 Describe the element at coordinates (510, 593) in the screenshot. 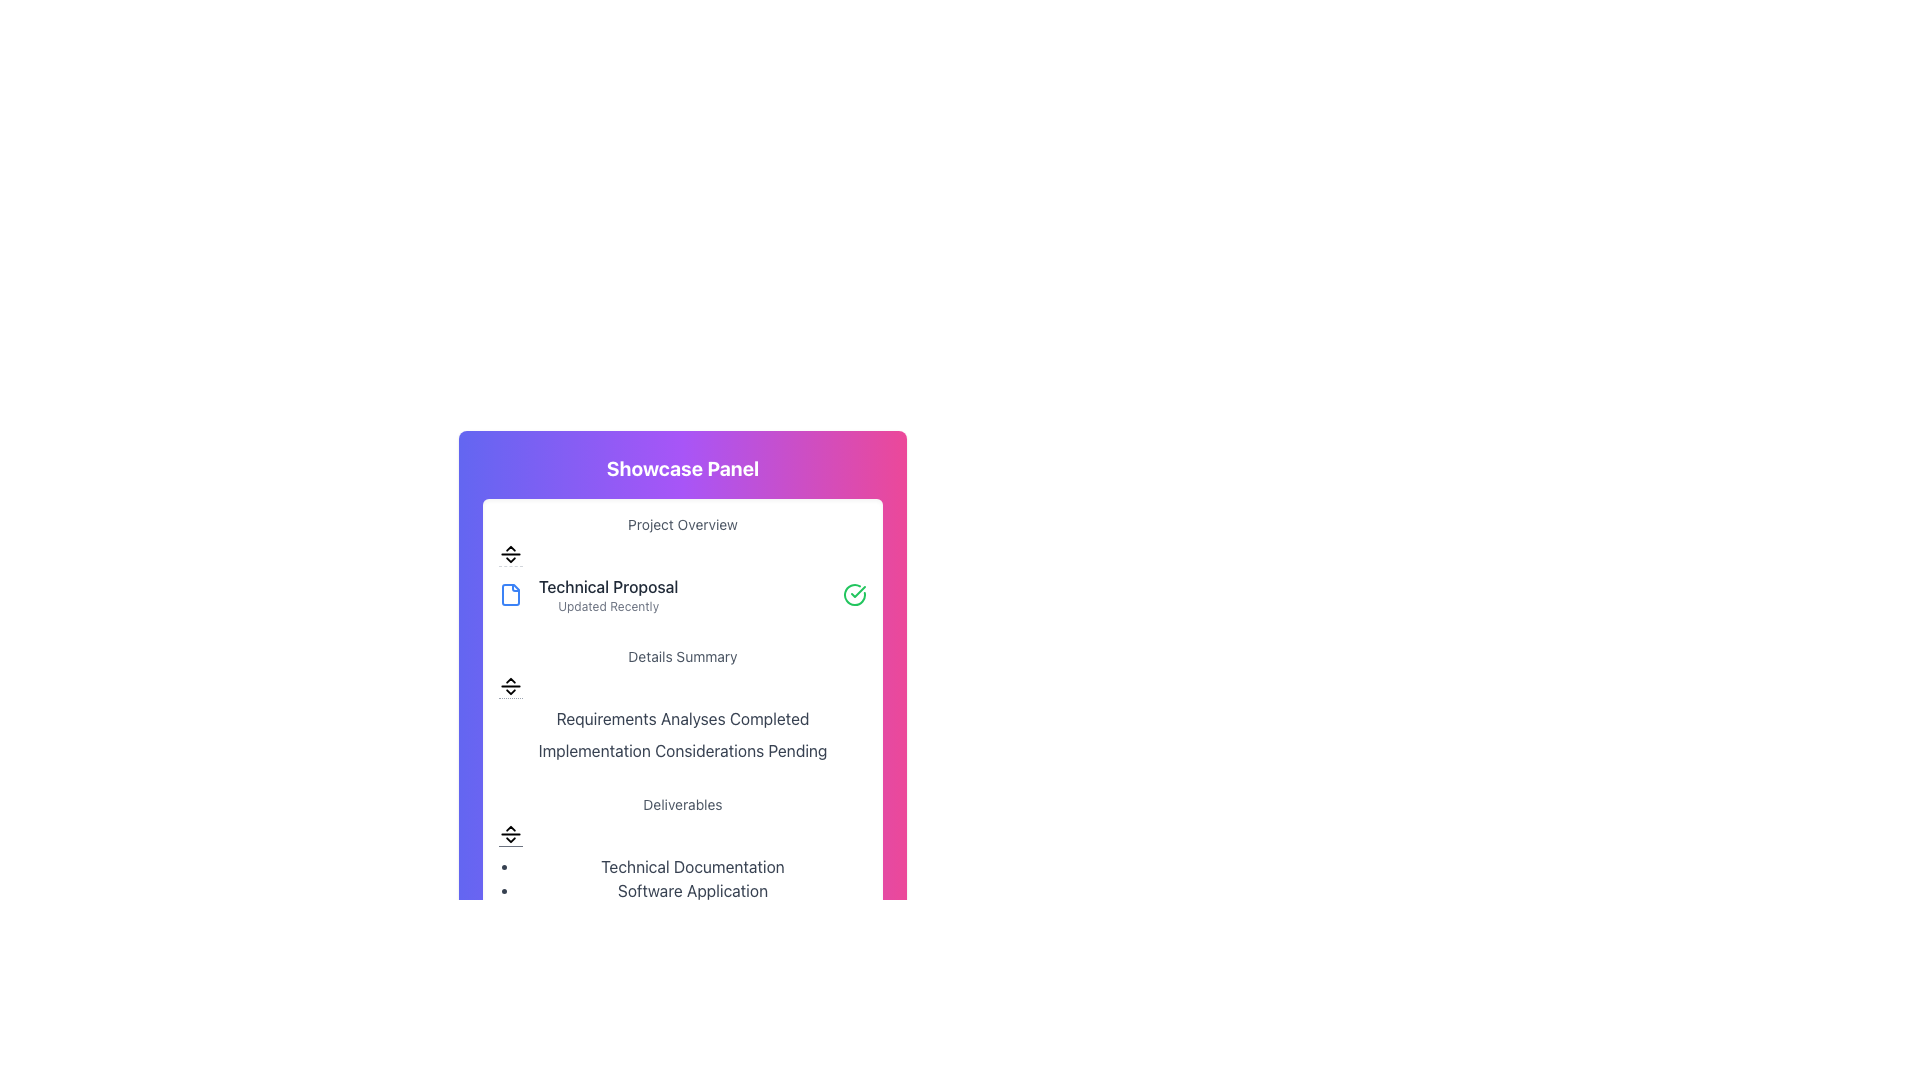

I see `the blue document icon with a folded corner located in the row labeled 'Technical Proposal Updated Recently.'` at that location.